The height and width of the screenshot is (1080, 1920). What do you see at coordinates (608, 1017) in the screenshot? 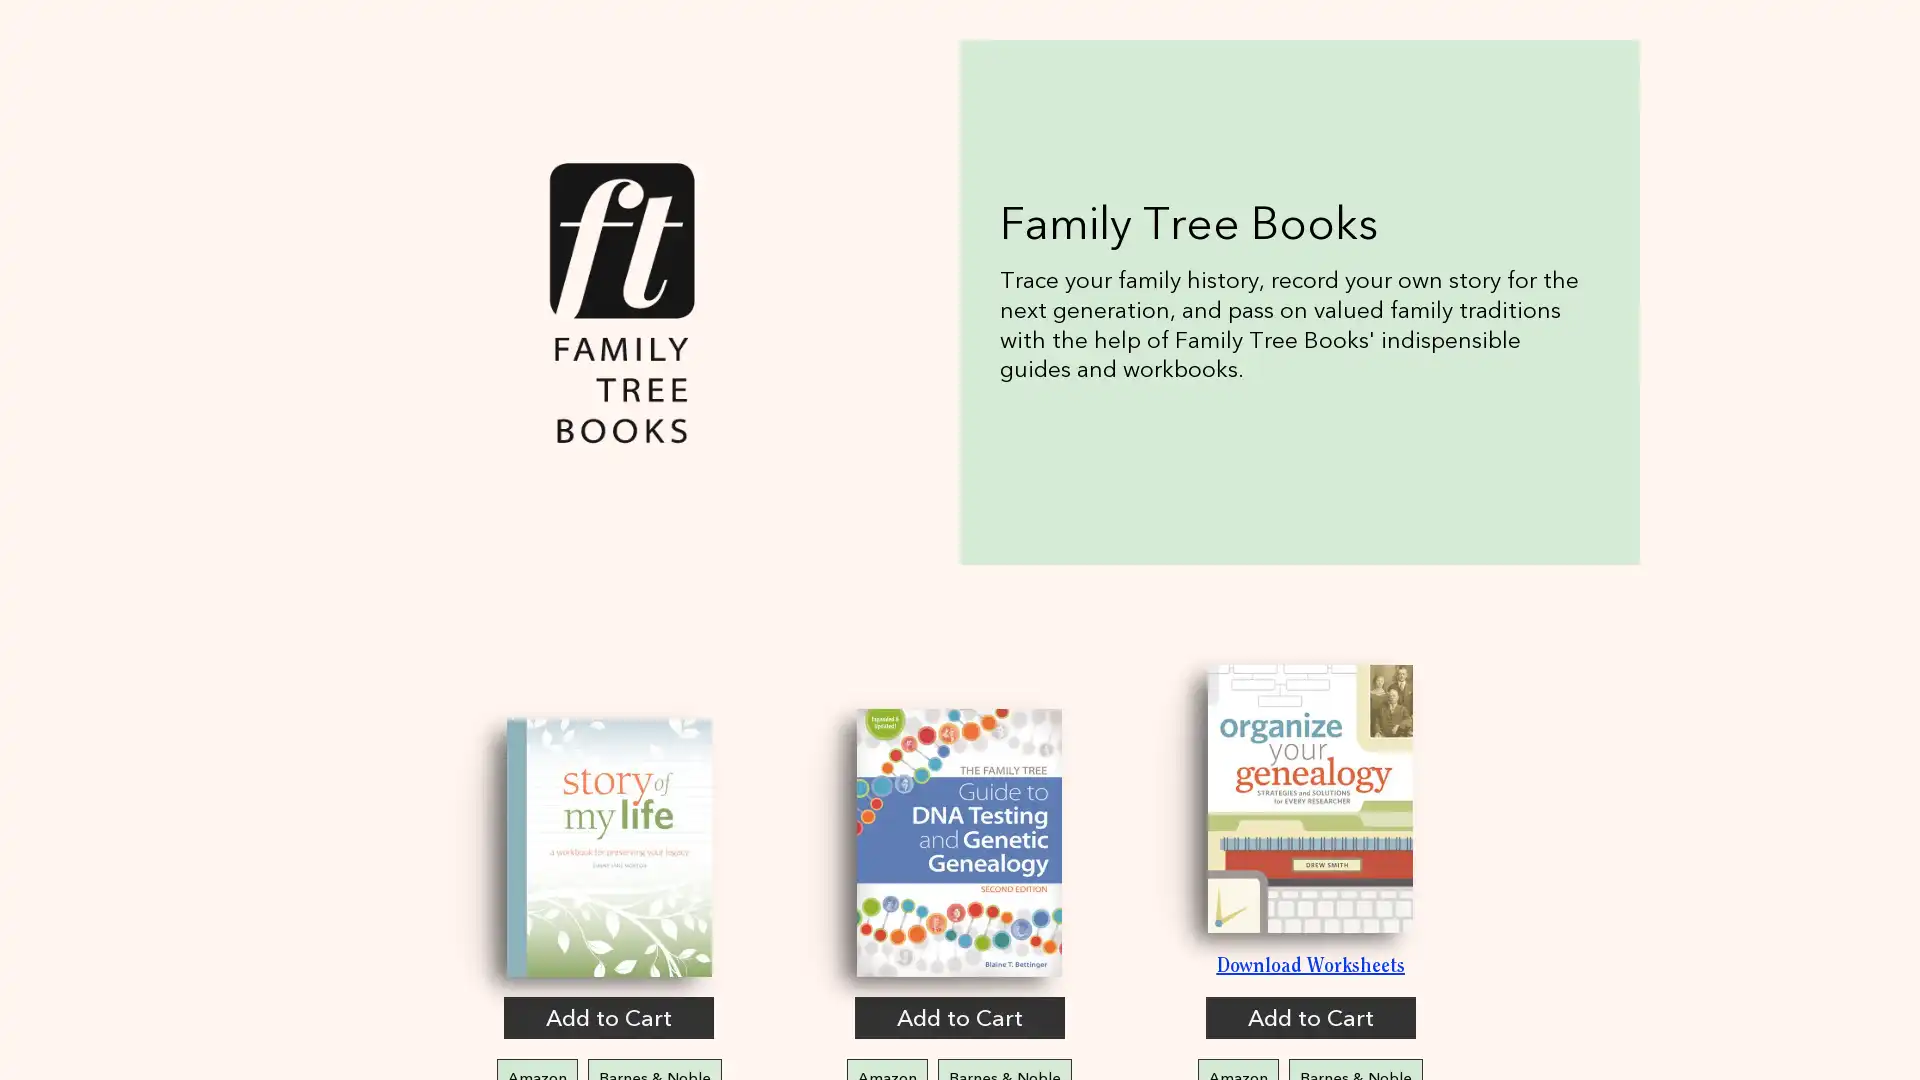
I see `Add to Cart` at bounding box center [608, 1017].